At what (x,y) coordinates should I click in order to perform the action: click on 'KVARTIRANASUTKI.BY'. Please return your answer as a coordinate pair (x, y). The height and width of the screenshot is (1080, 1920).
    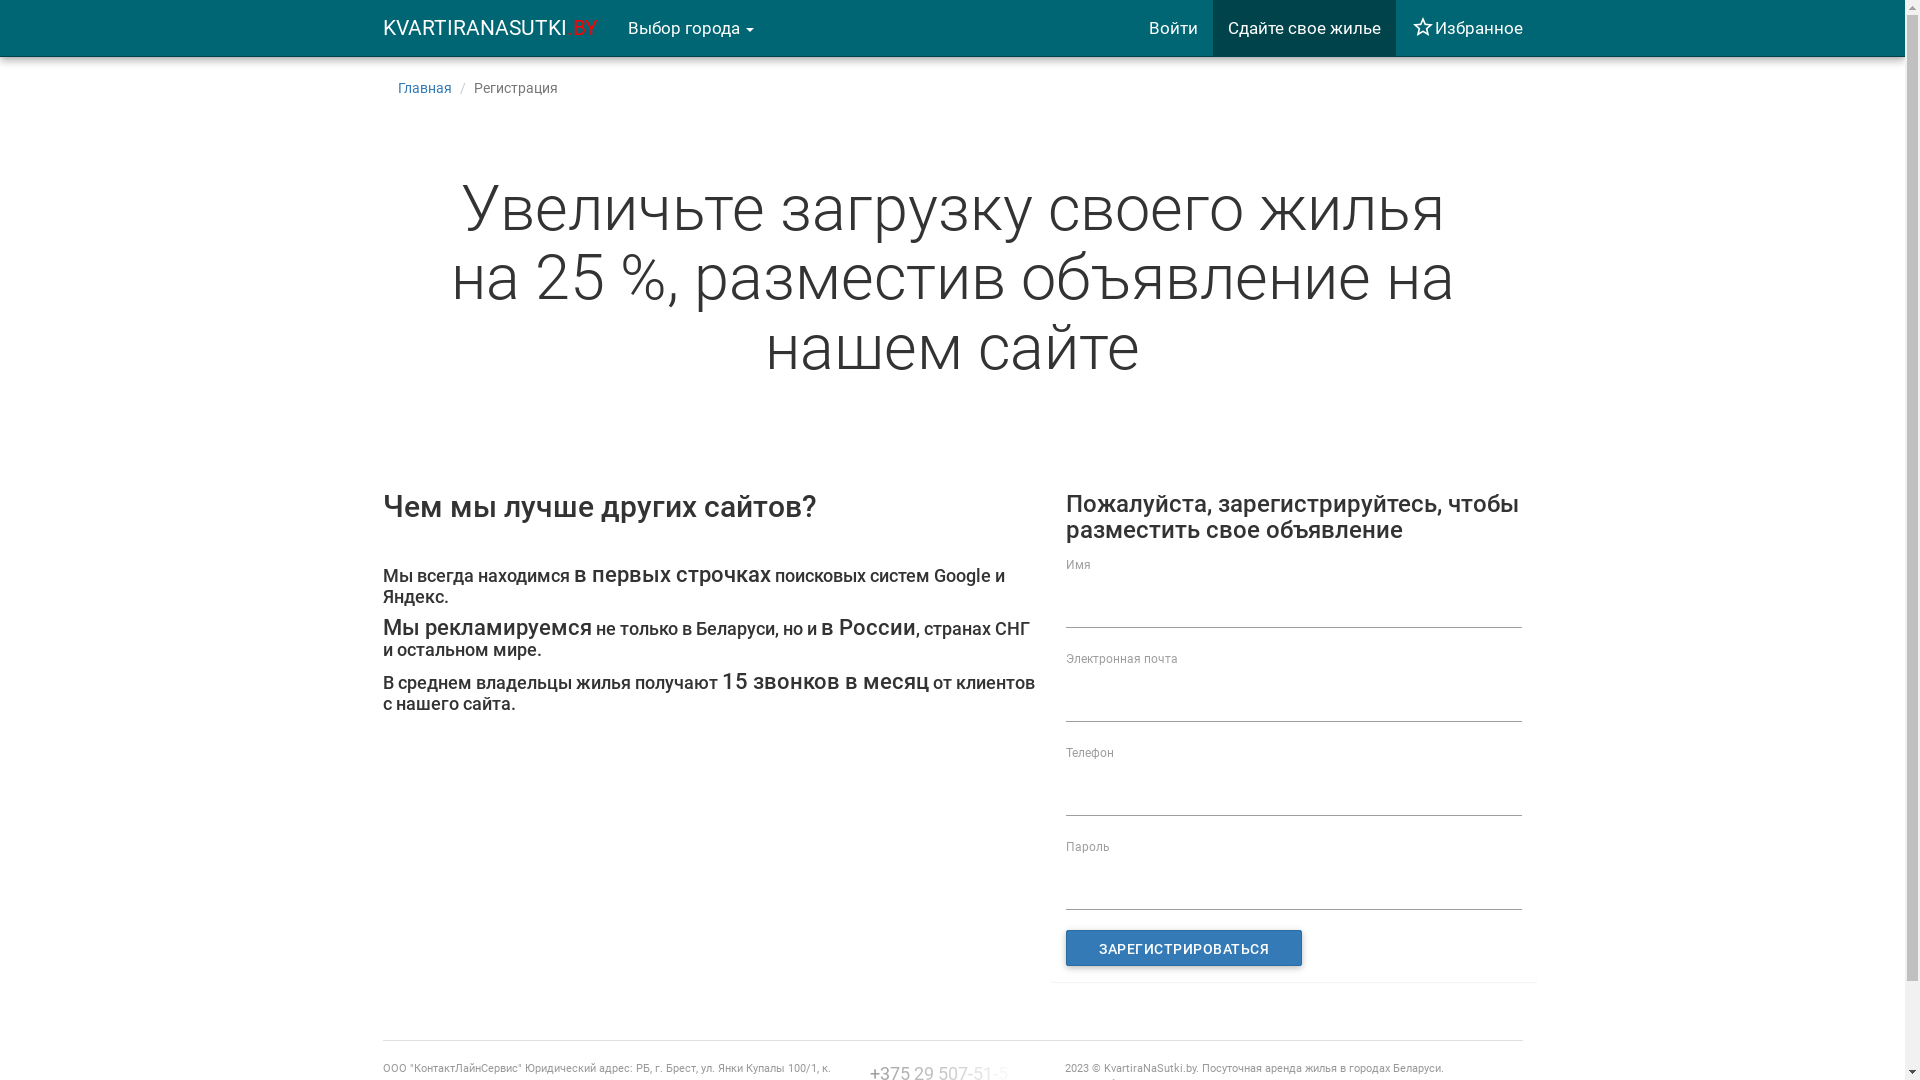
    Looking at the image, I should click on (490, 27).